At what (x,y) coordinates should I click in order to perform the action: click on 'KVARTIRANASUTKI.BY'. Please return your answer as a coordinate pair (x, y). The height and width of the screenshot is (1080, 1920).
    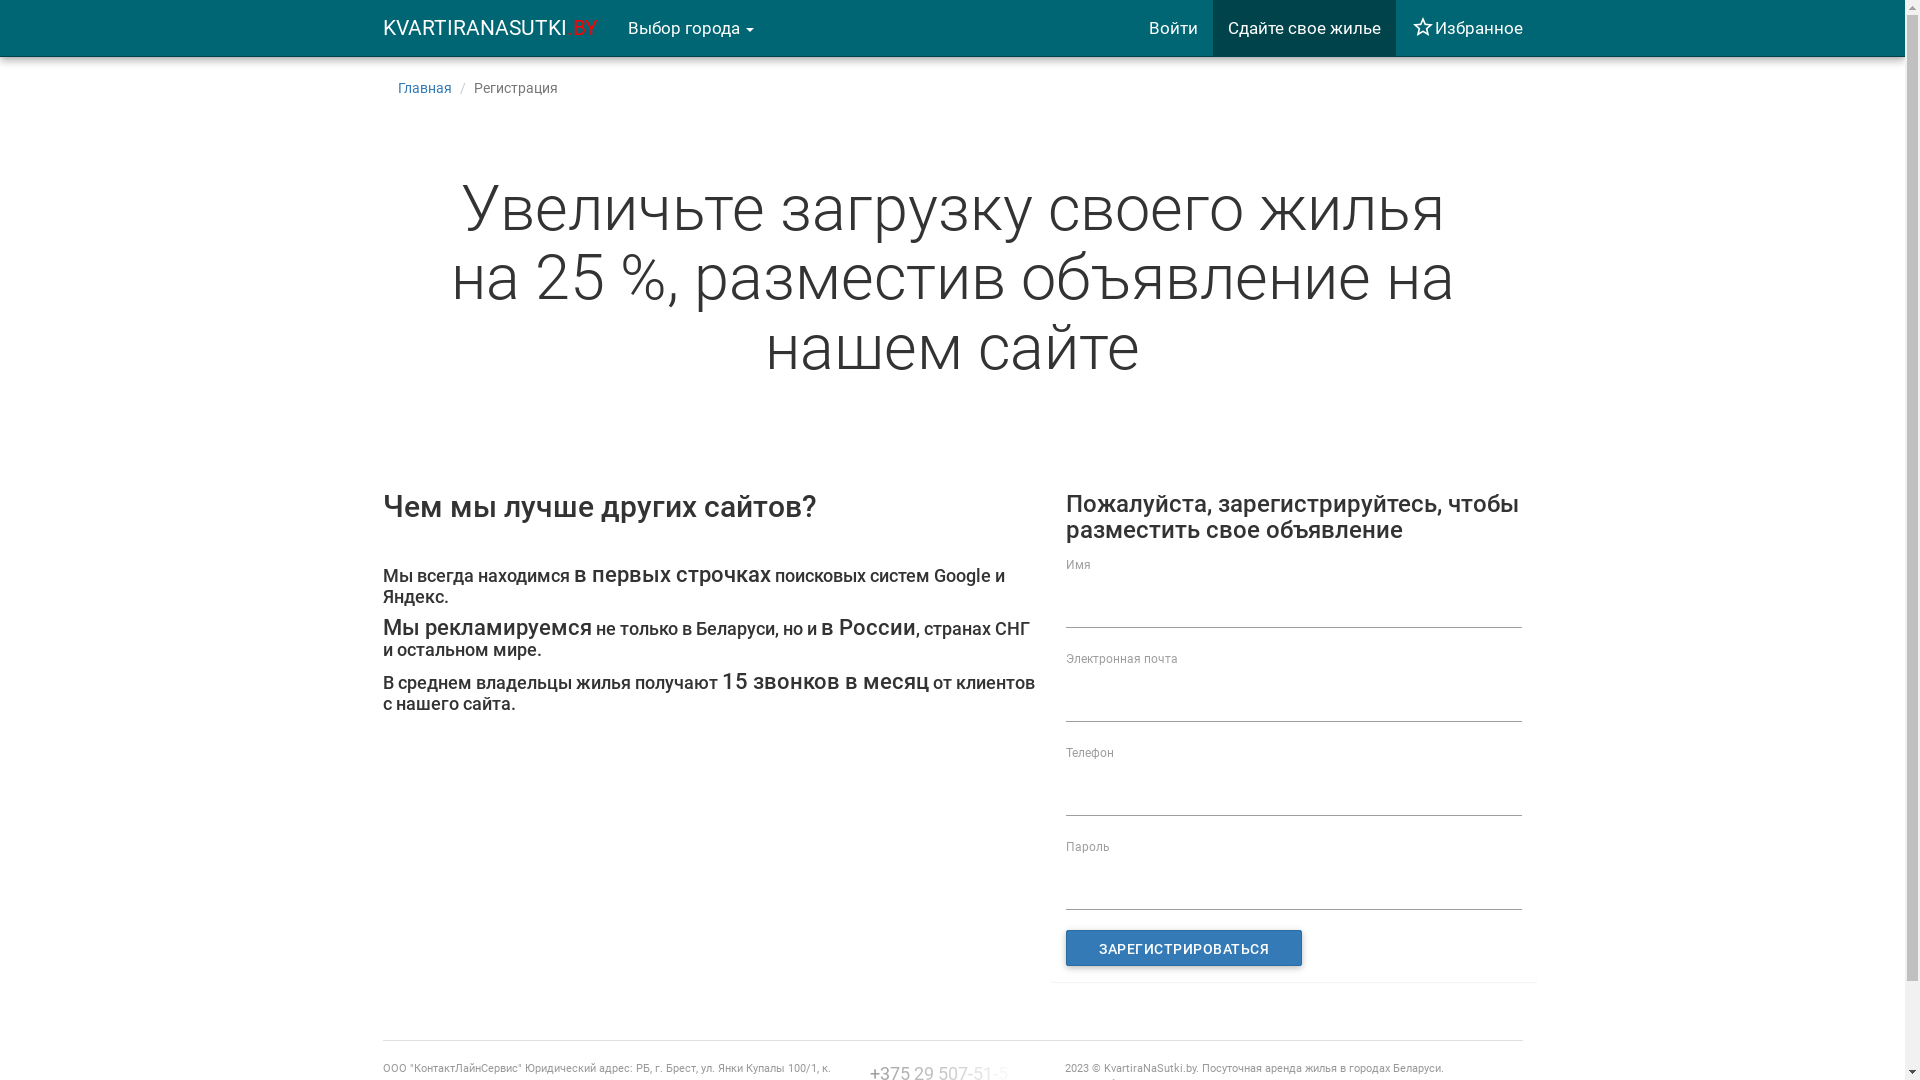
    Looking at the image, I should click on (490, 27).